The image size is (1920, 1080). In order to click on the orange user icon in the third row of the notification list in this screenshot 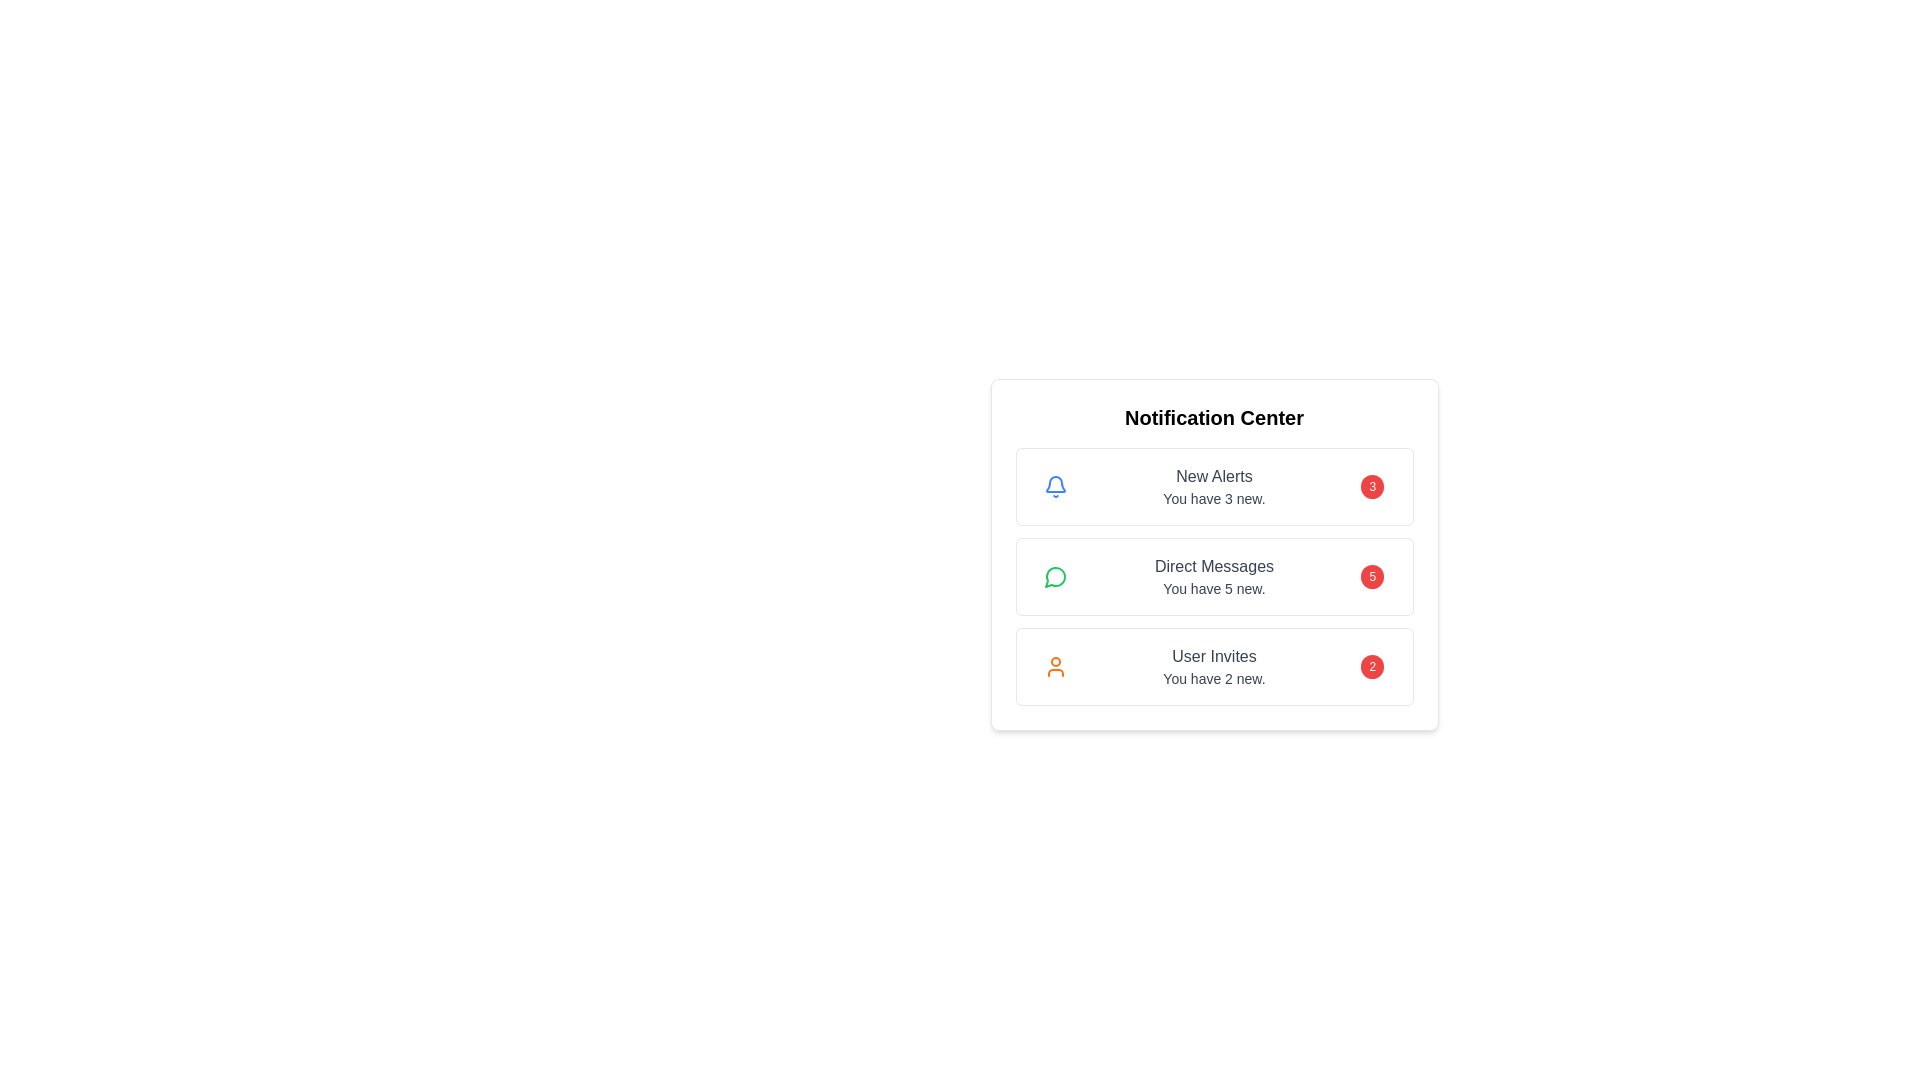, I will do `click(1055, 667)`.